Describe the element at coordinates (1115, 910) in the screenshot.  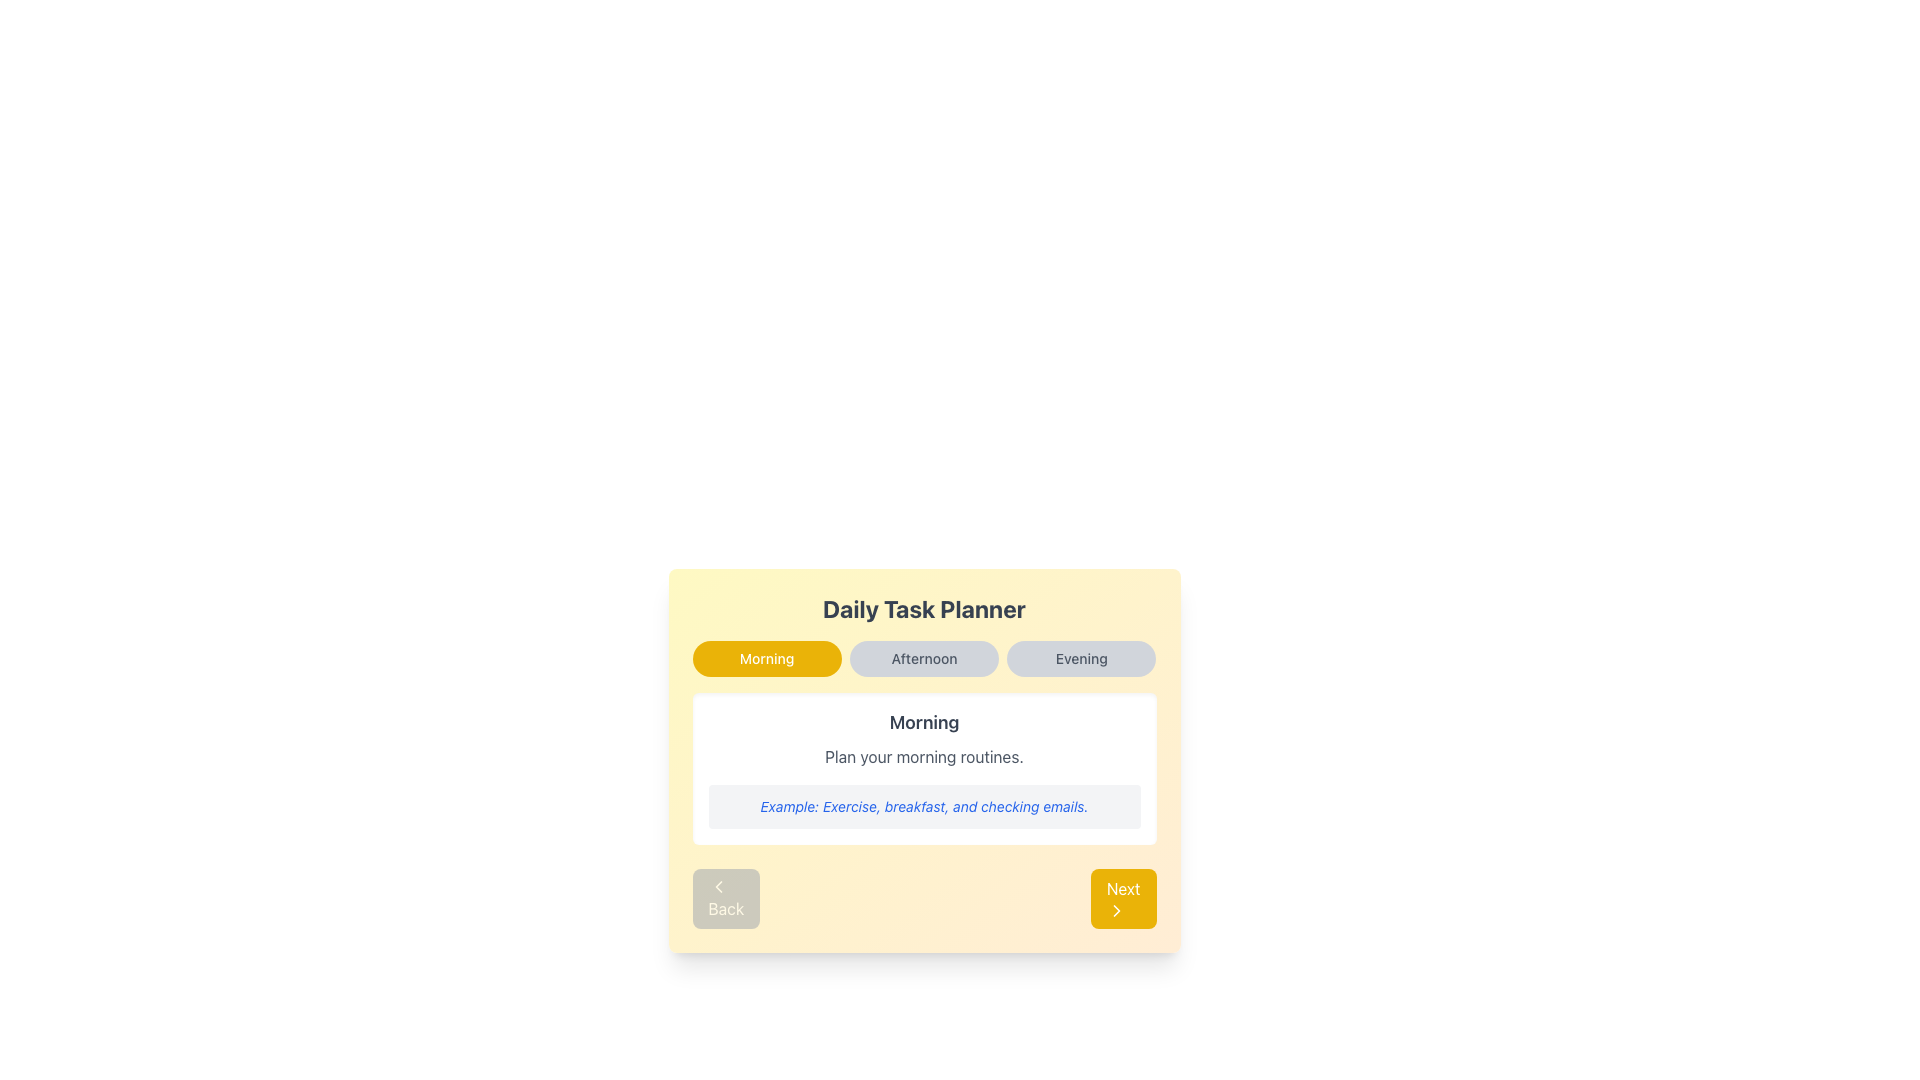
I see `the 'Next' button which contains a small right-pointing chevron SVG icon, located at the bottom-right corner of the application layout` at that location.